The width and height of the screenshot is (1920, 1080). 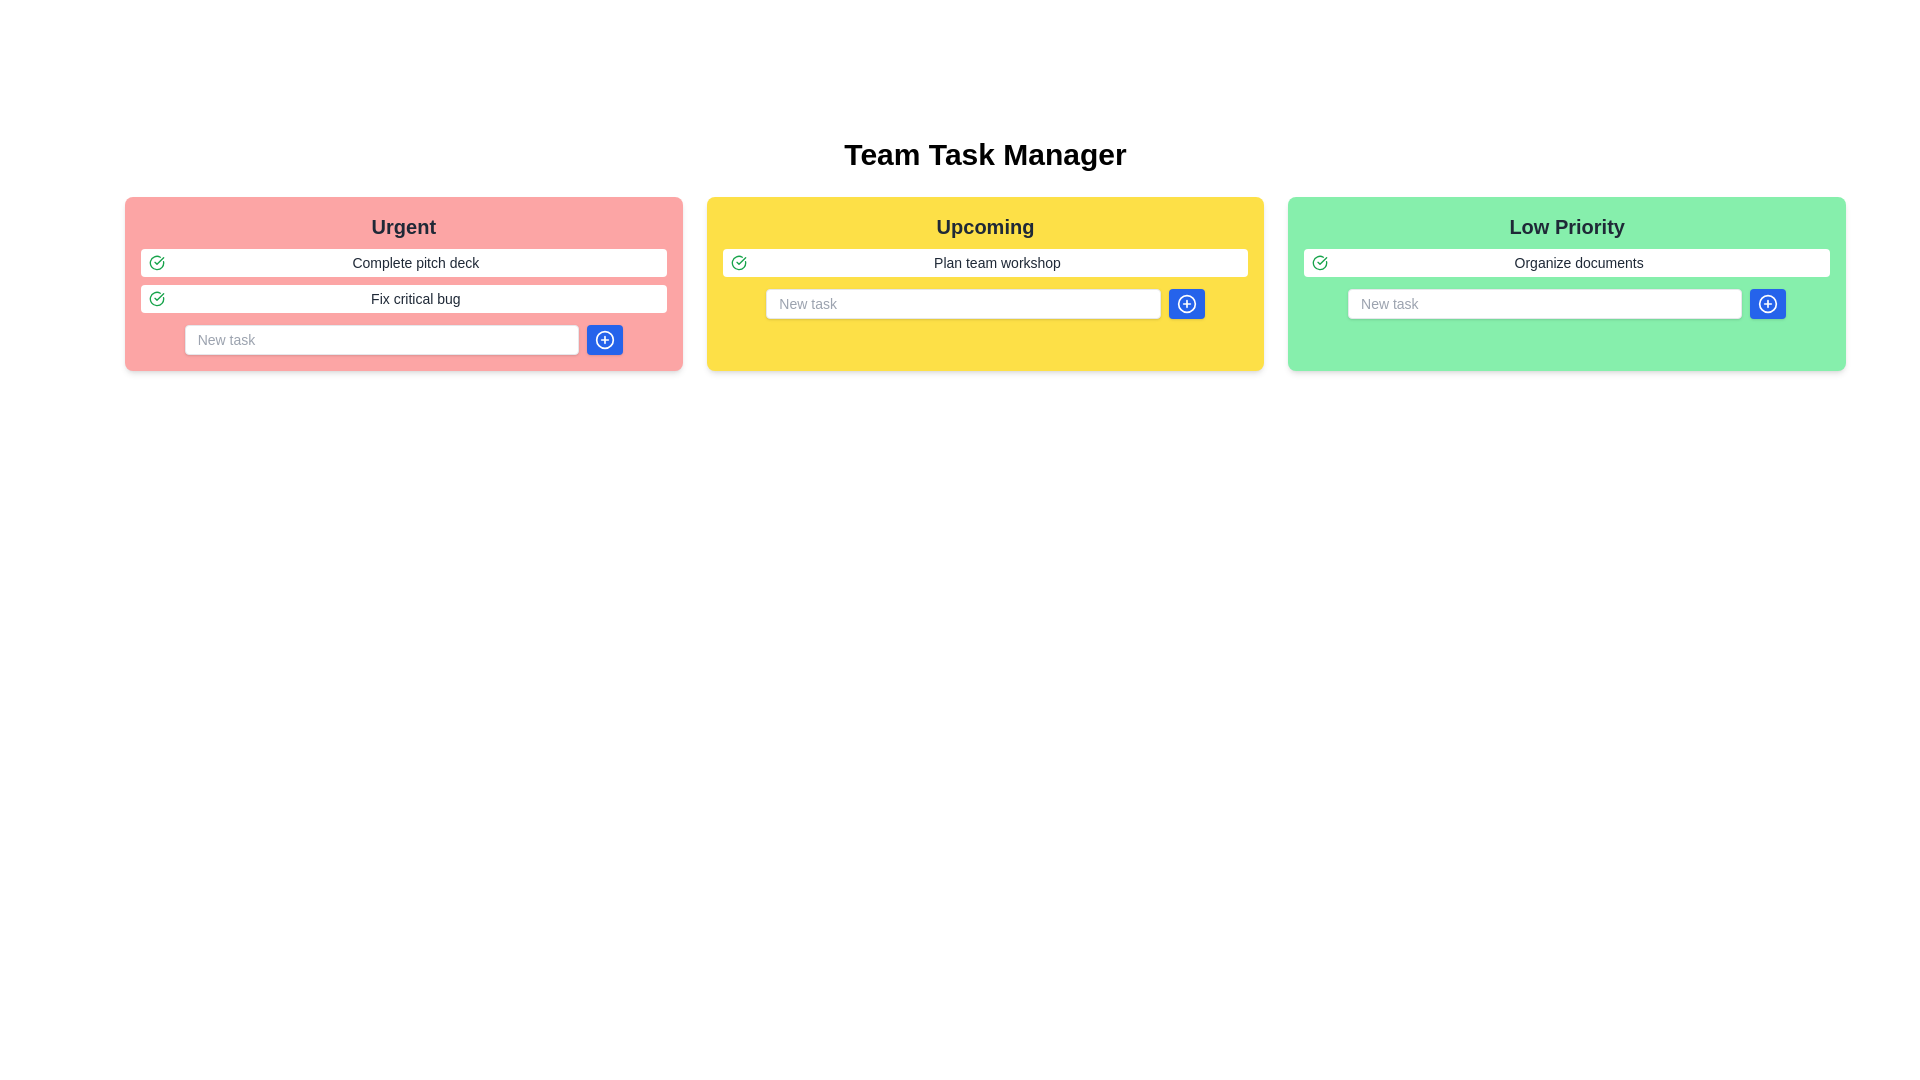 What do you see at coordinates (156, 261) in the screenshot?
I see `the green circular check mark icon that indicates the completion status of the 'Complete pitch deck' task in the Urgent task section` at bounding box center [156, 261].